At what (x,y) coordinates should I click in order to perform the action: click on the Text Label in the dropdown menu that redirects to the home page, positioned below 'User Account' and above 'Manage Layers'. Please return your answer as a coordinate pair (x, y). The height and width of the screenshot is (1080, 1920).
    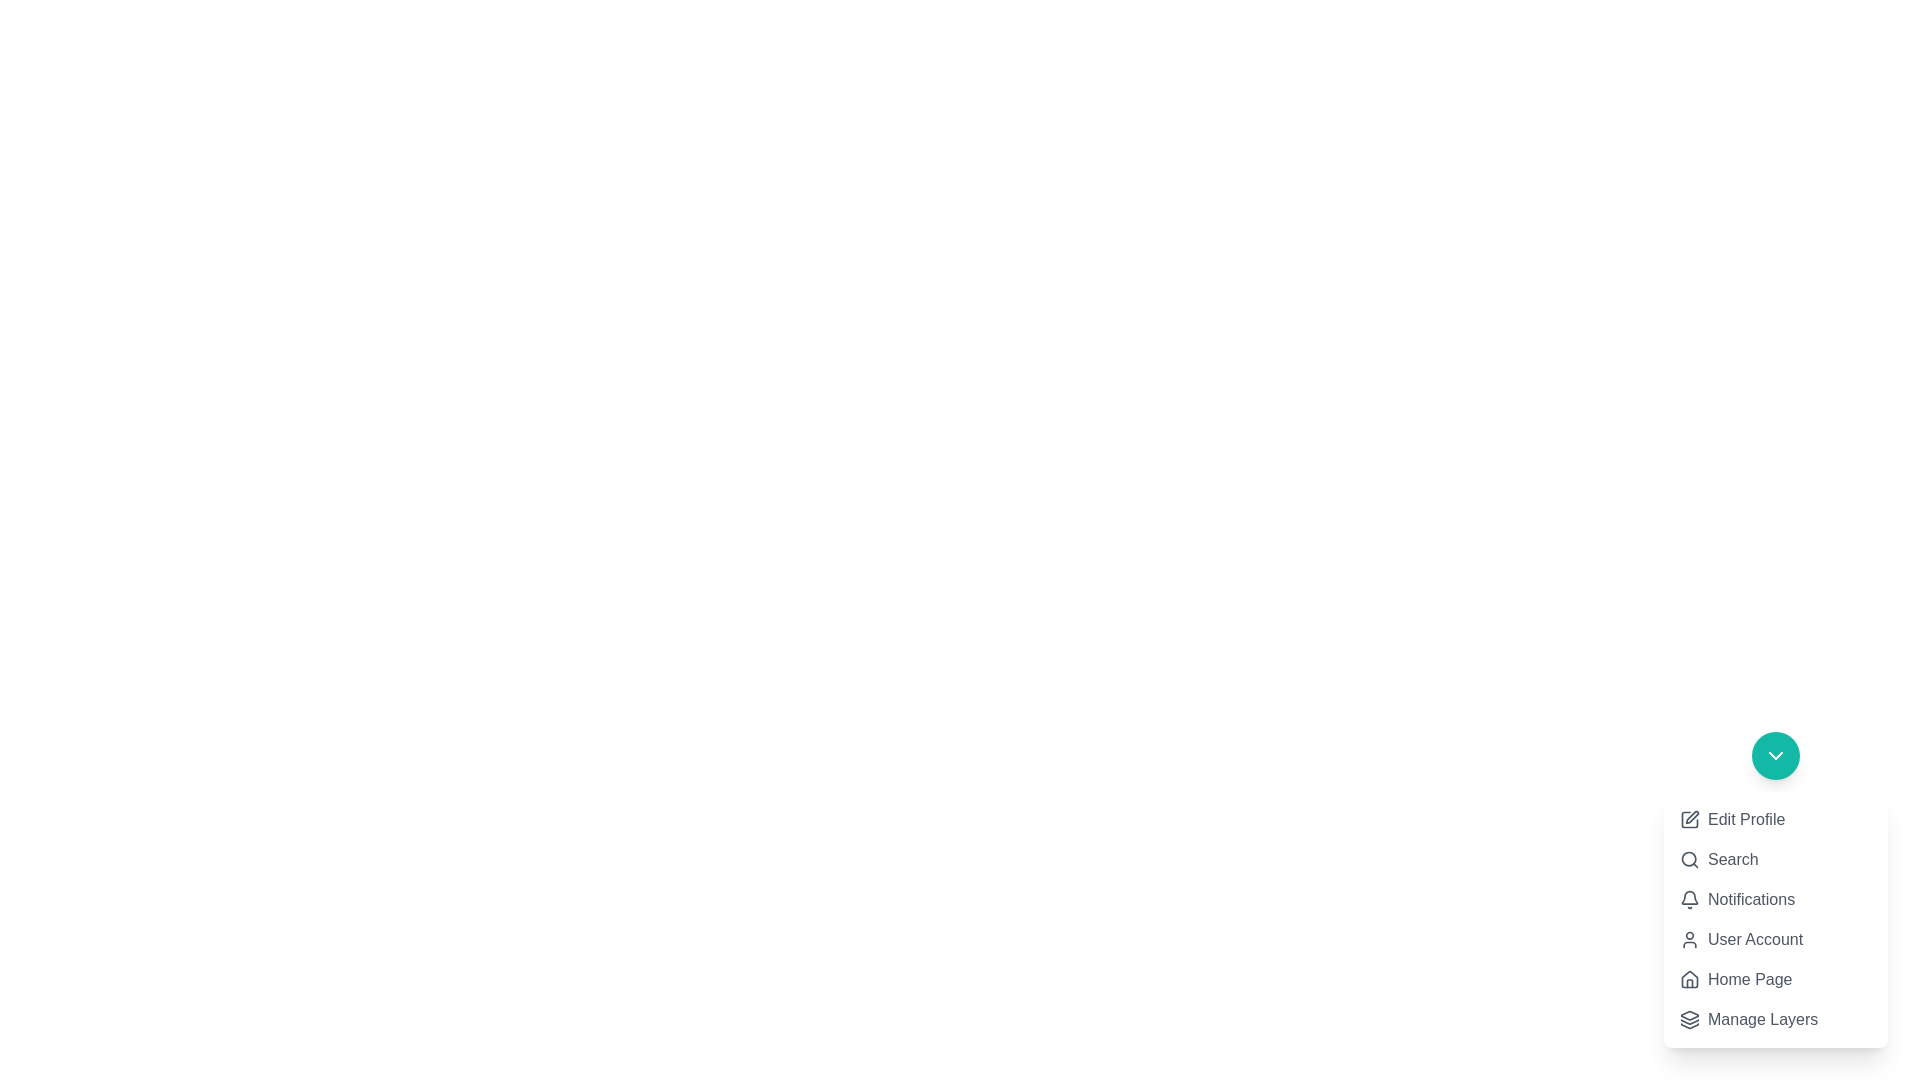
    Looking at the image, I should click on (1749, 978).